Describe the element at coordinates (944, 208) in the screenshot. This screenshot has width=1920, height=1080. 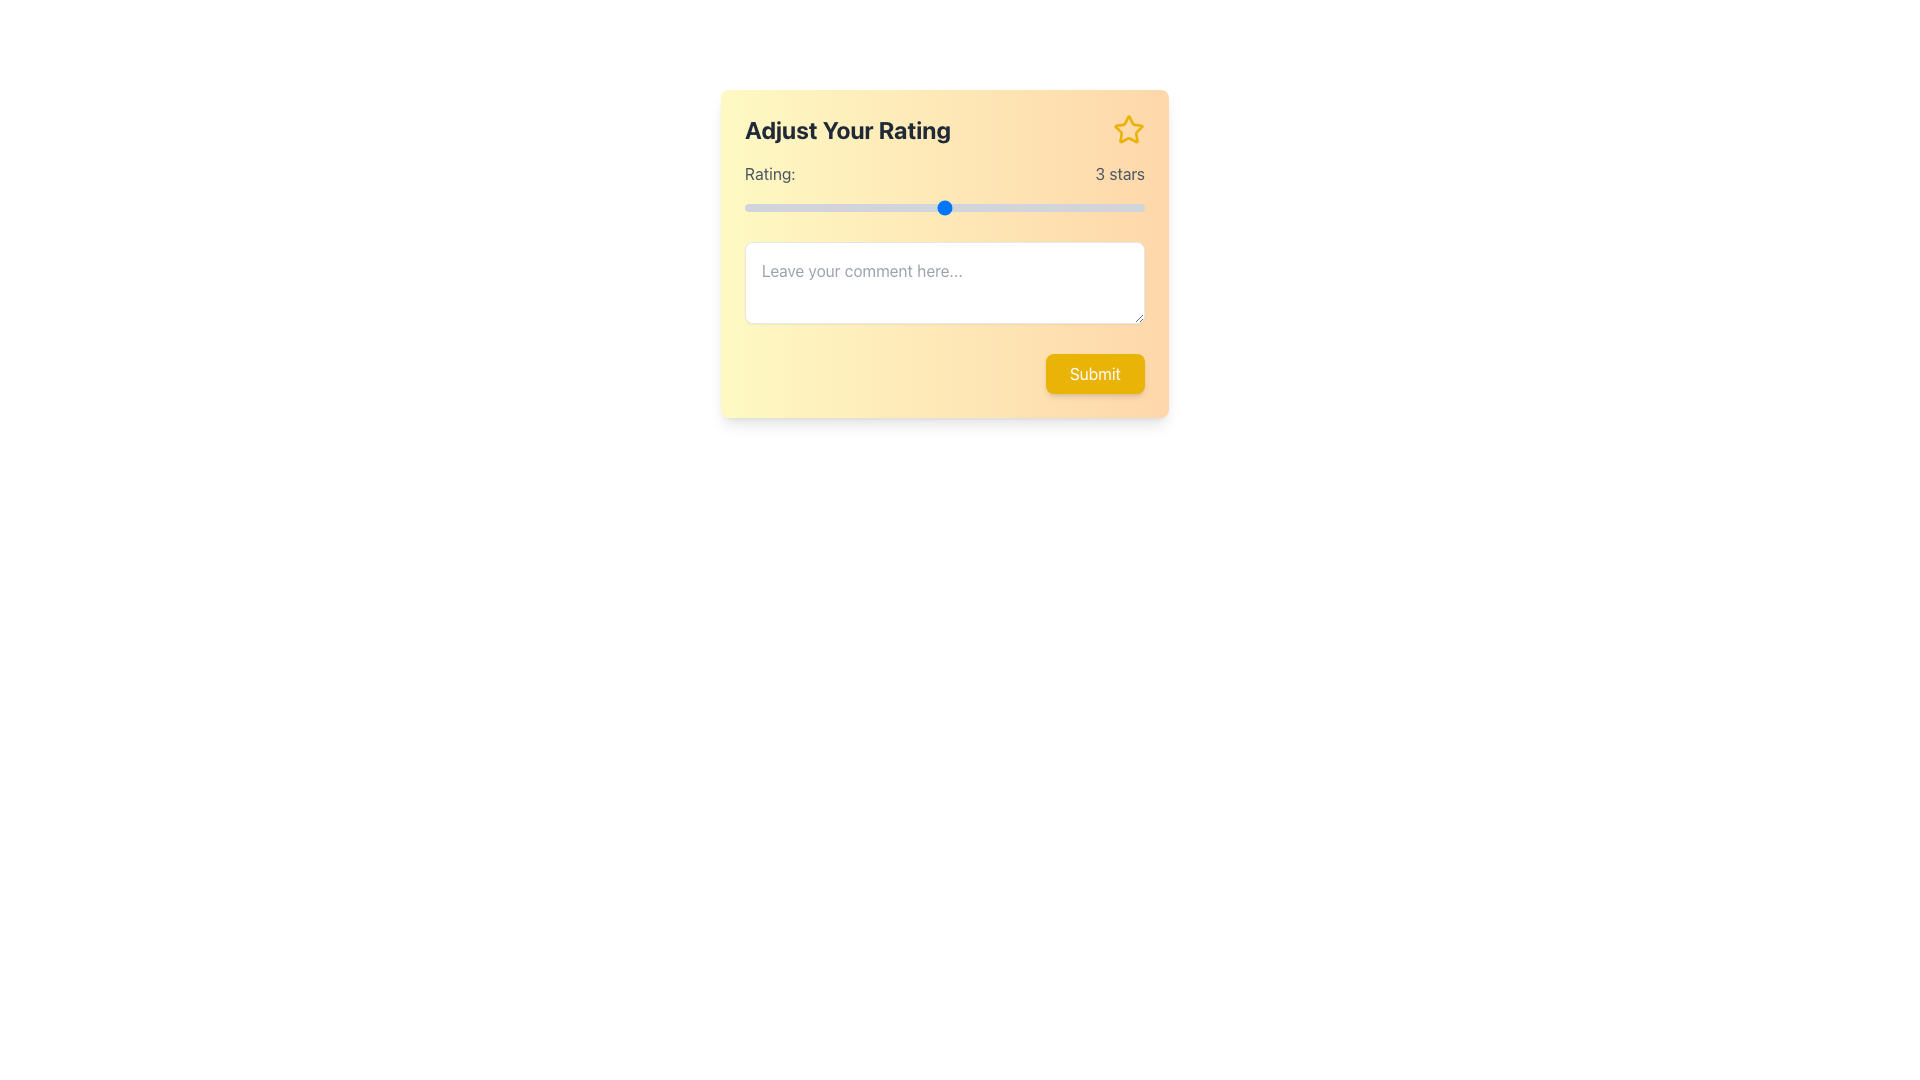
I see `the rating slider` at that location.